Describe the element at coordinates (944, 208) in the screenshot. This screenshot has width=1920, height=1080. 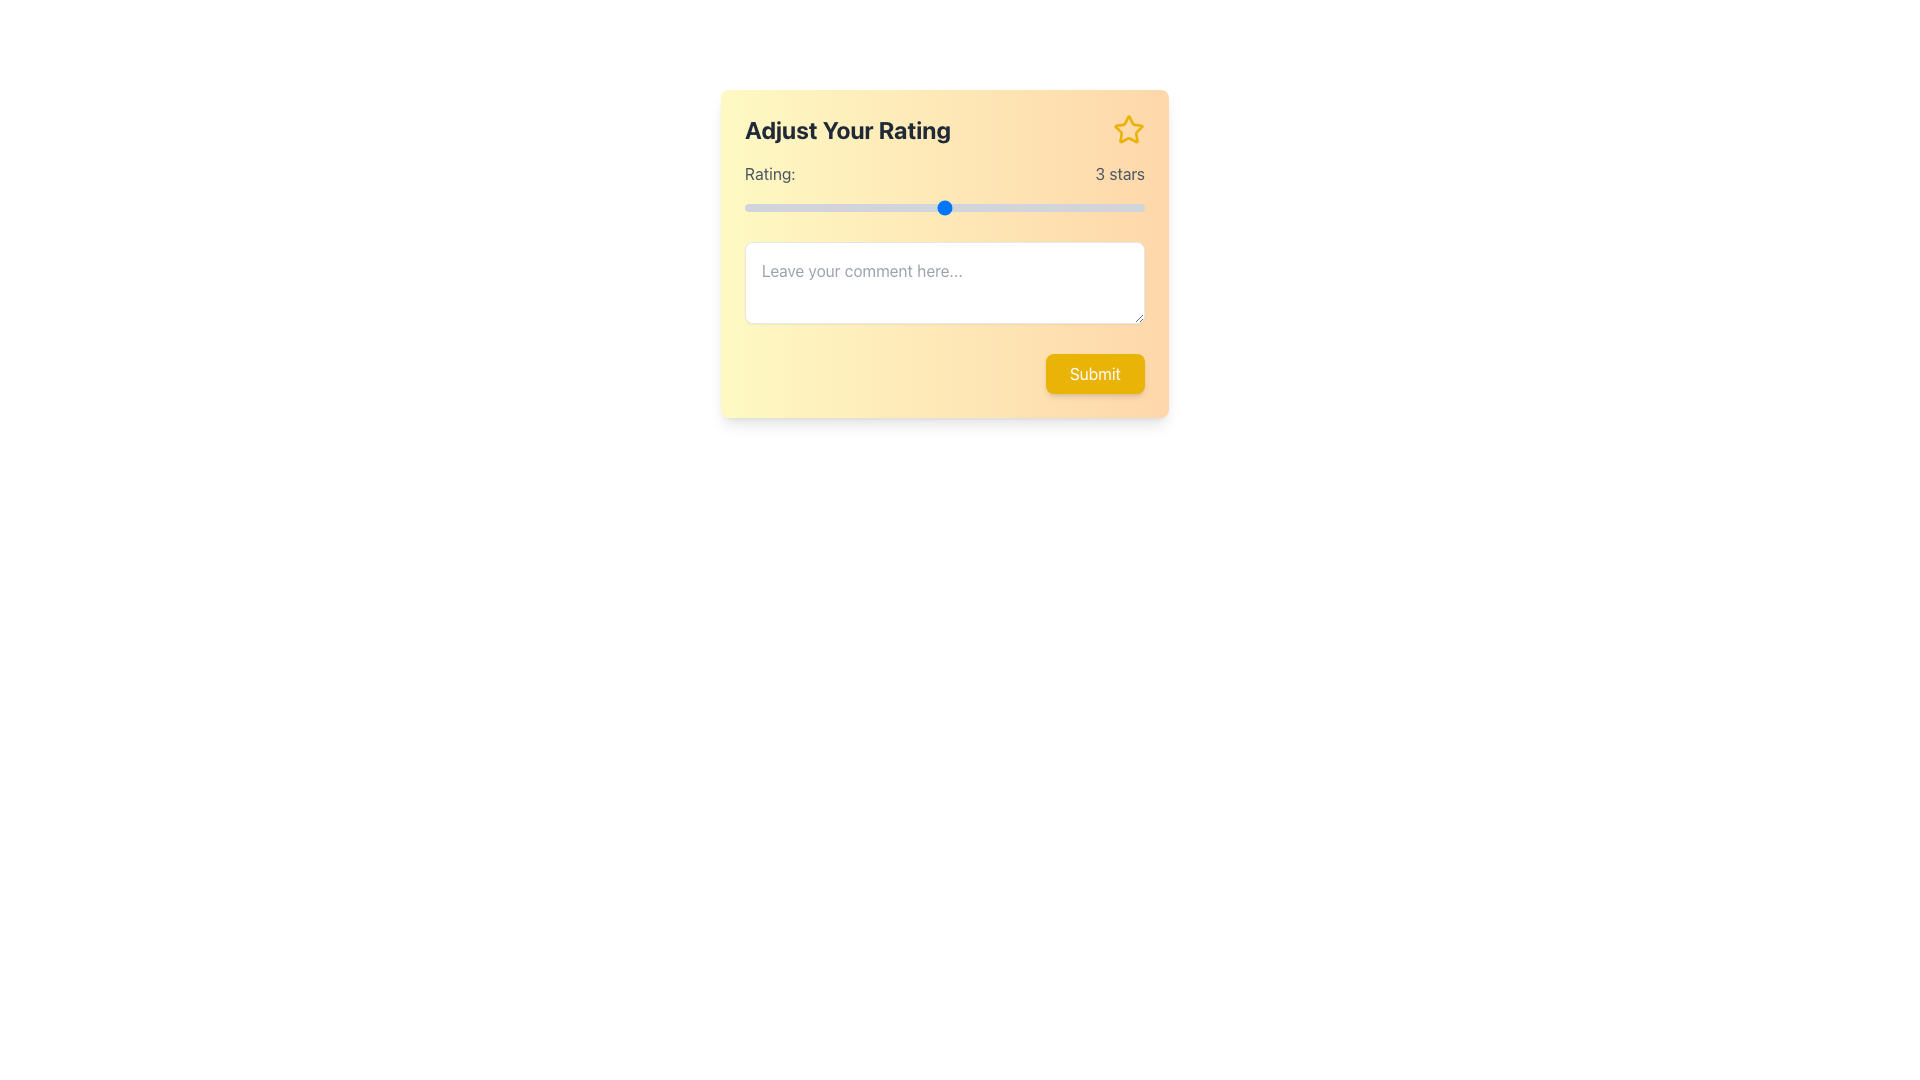
I see `the rating slider` at that location.